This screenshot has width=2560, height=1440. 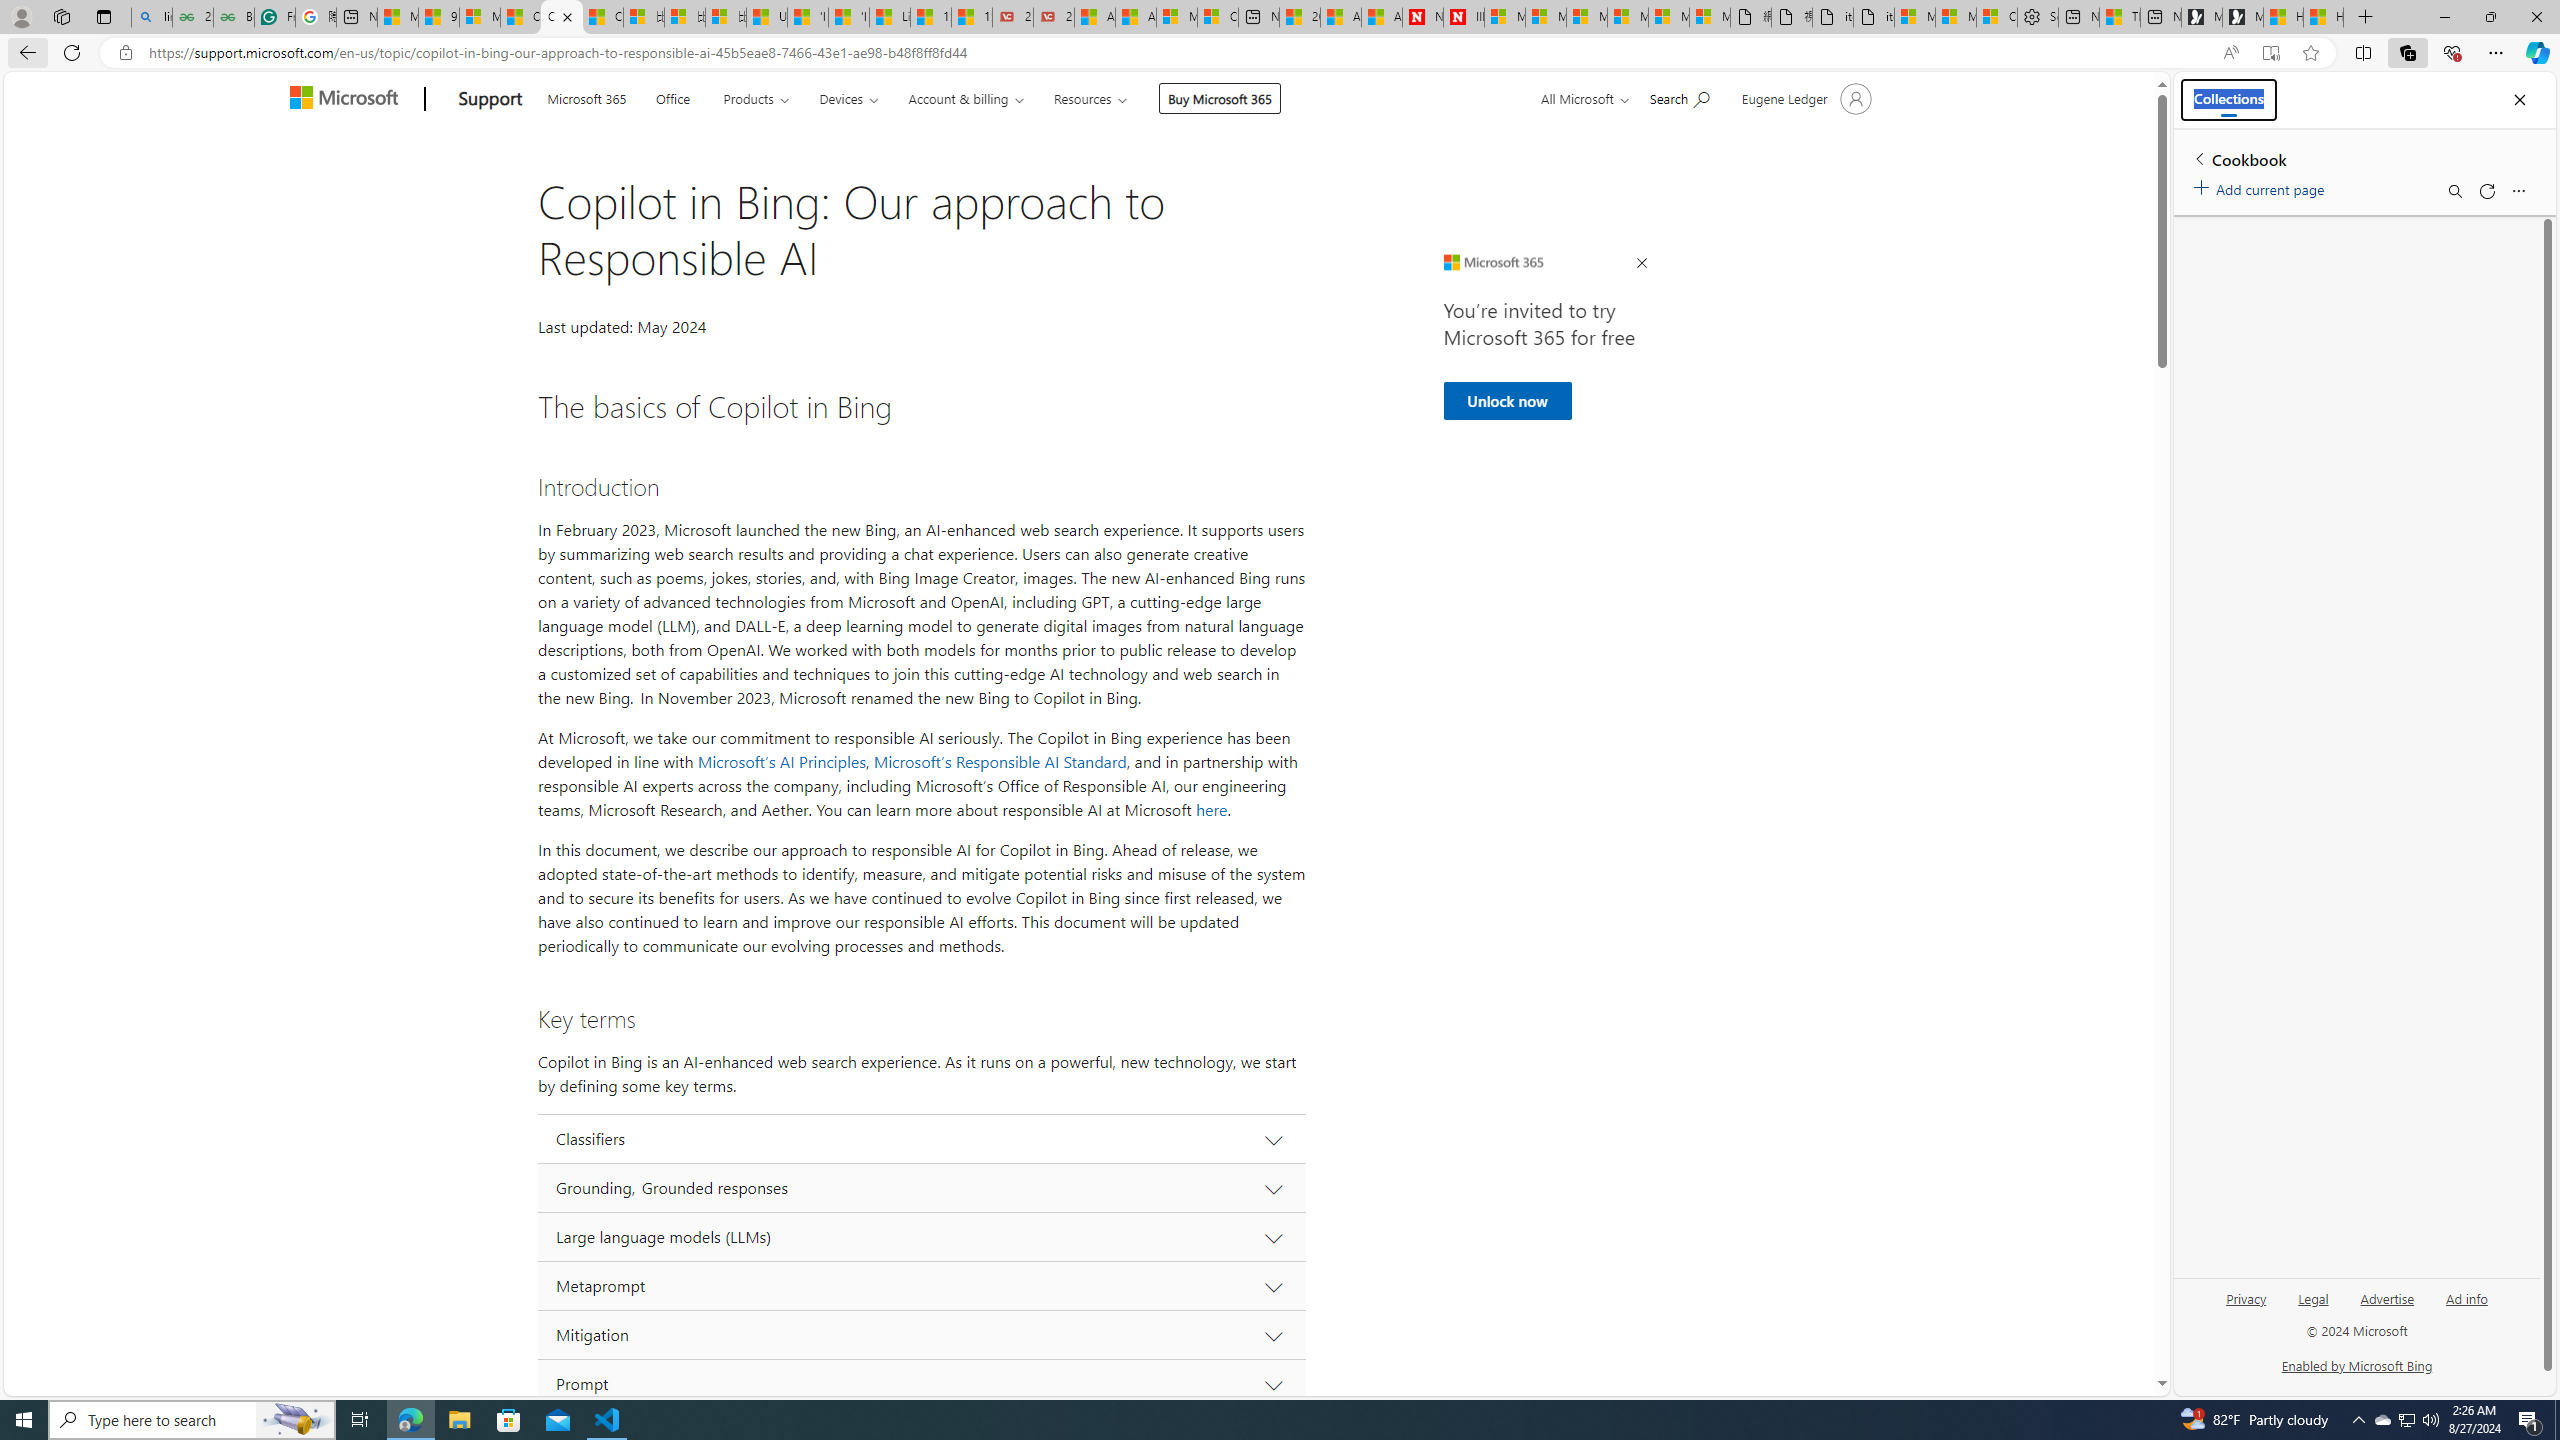 I want to click on 'Office', so click(x=672, y=95).